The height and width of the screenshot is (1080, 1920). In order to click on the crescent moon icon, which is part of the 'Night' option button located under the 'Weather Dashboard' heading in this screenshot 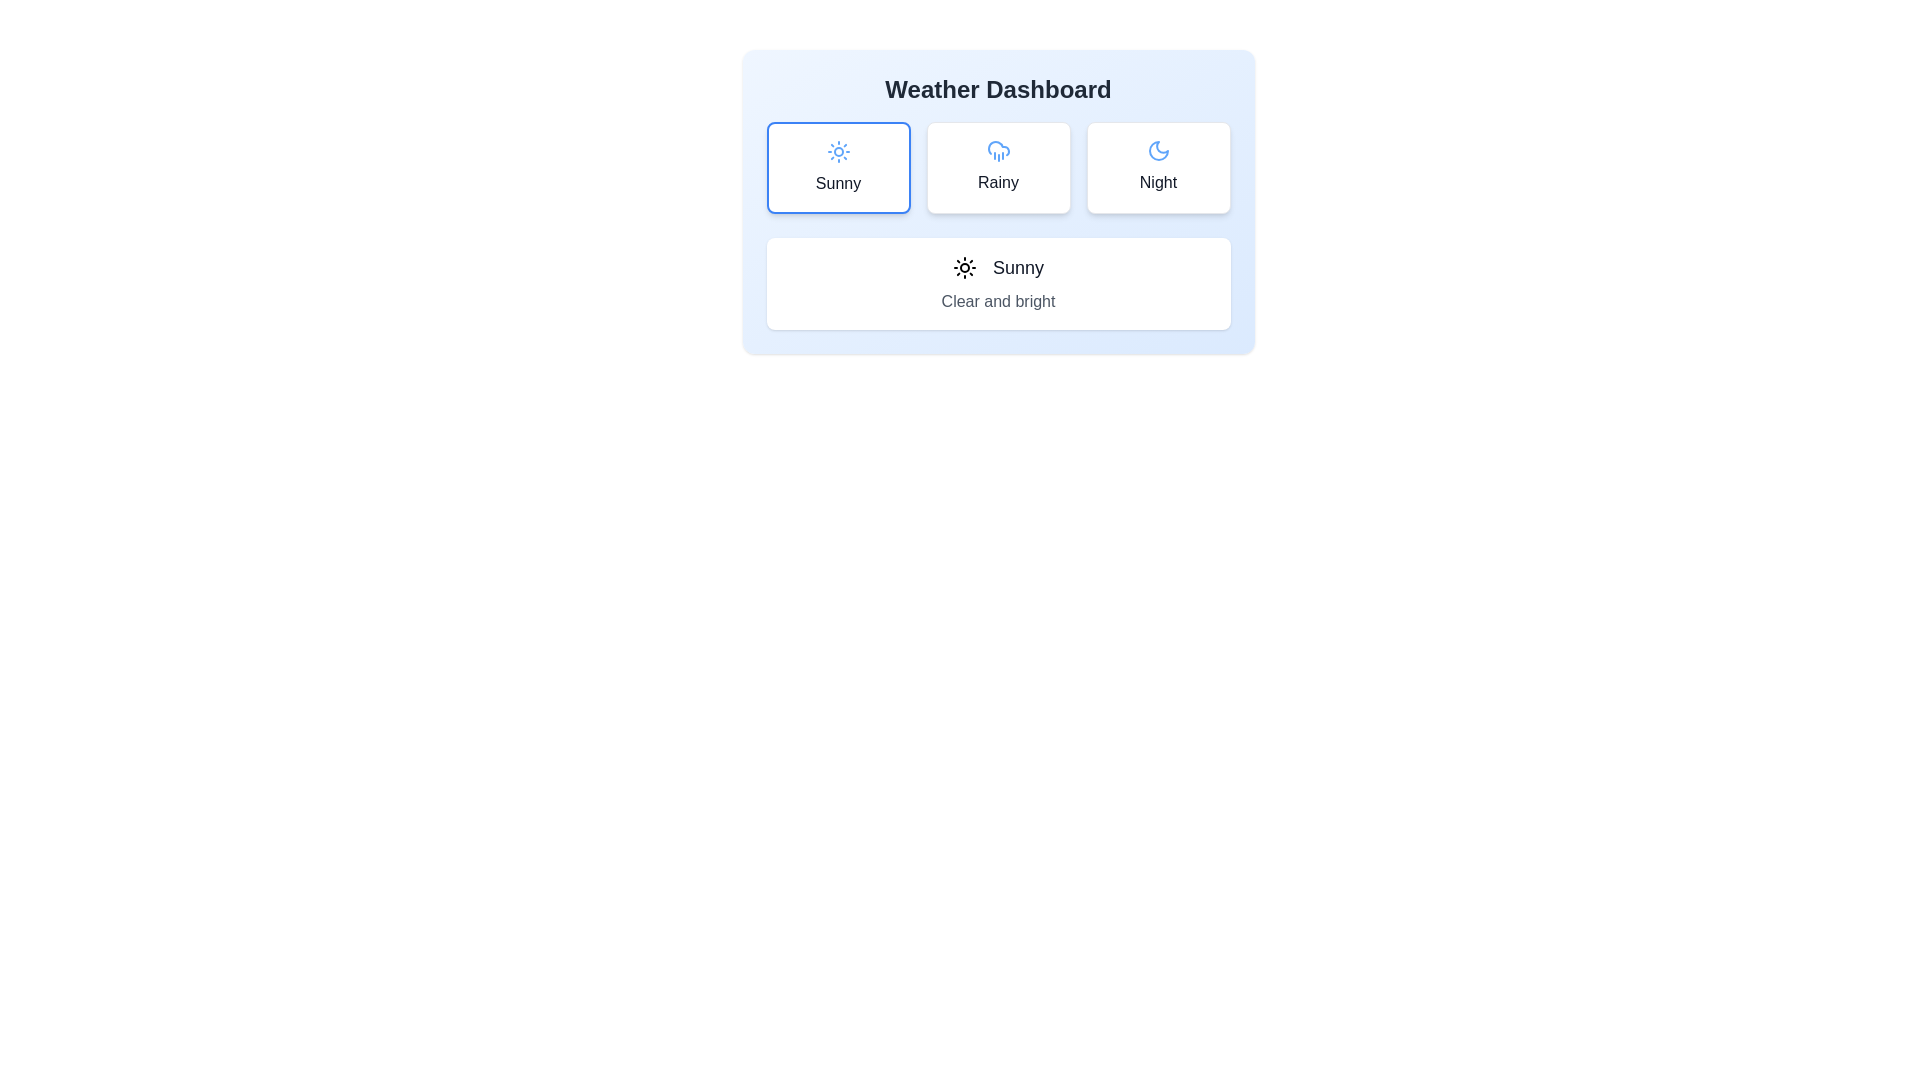, I will do `click(1158, 149)`.